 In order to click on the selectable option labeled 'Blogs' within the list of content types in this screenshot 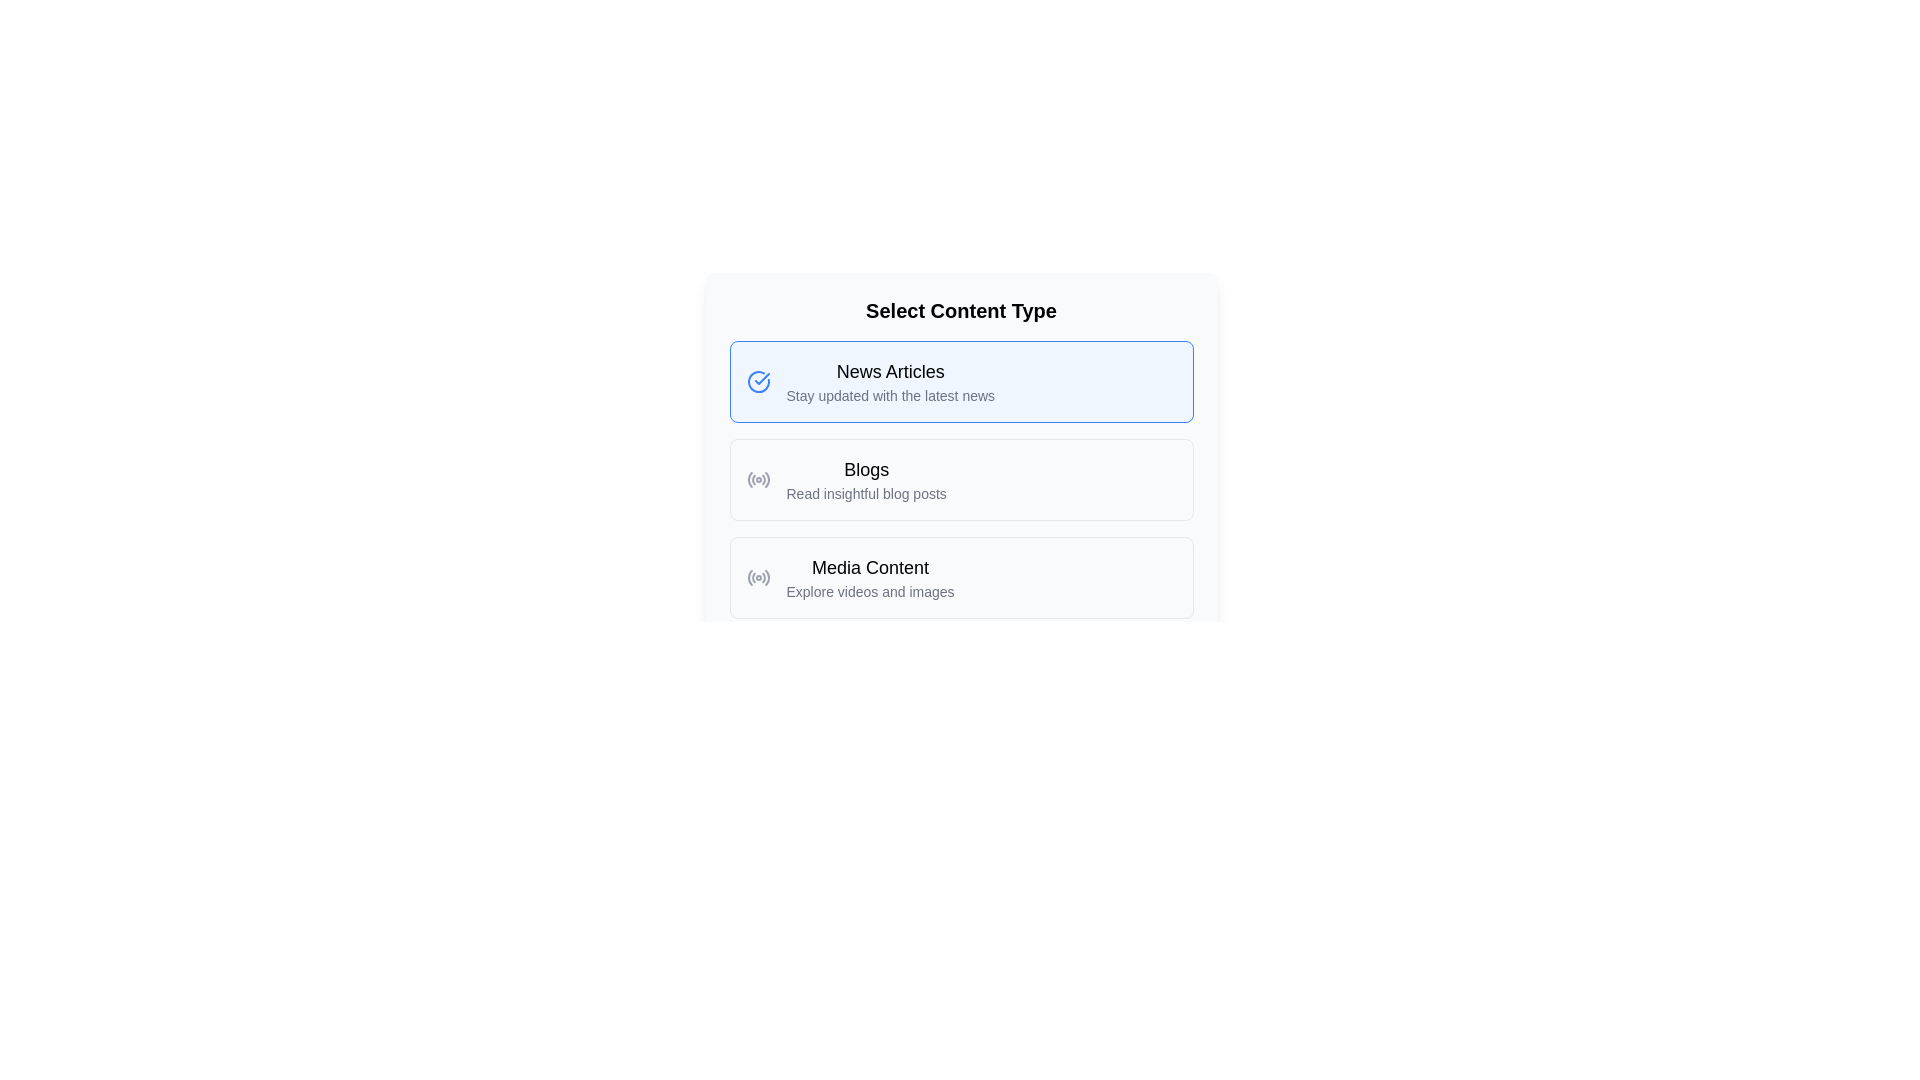, I will do `click(961, 479)`.